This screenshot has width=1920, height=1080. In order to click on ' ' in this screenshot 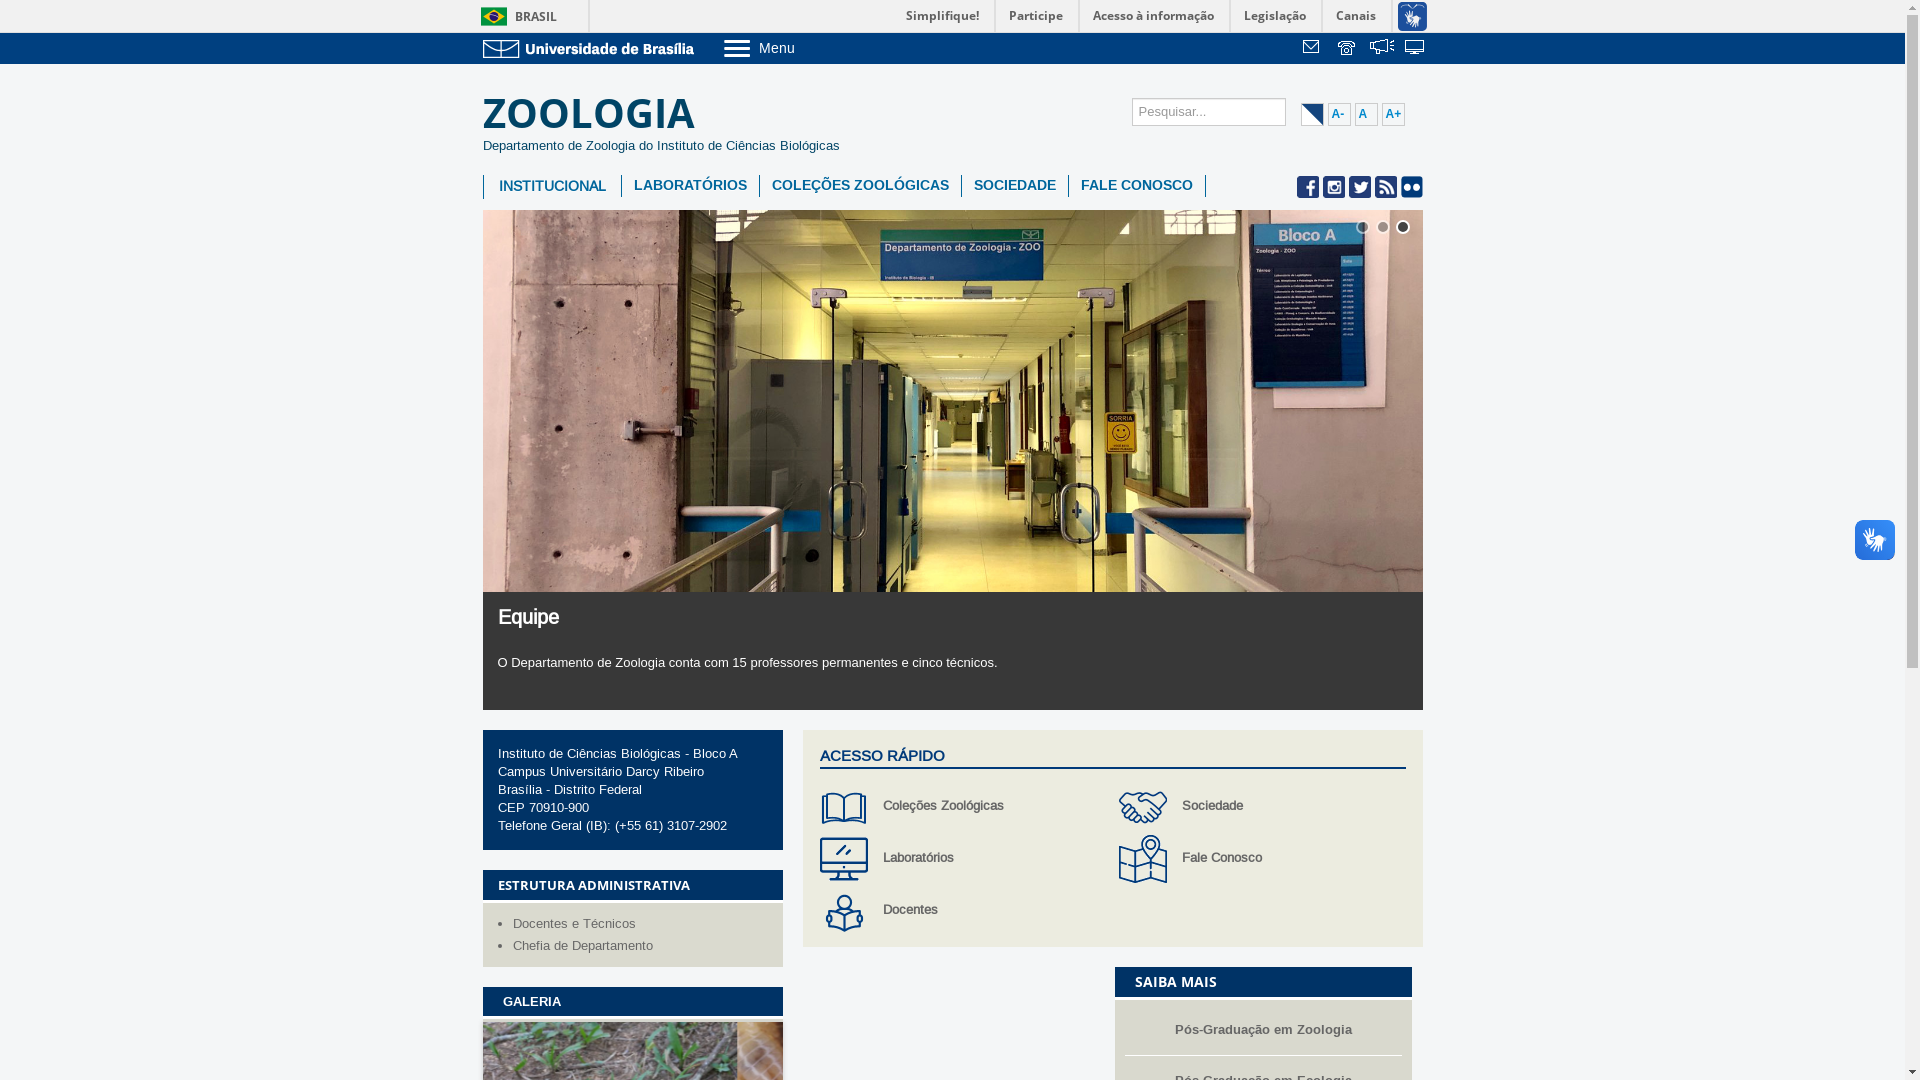, I will do `click(1301, 48)`.